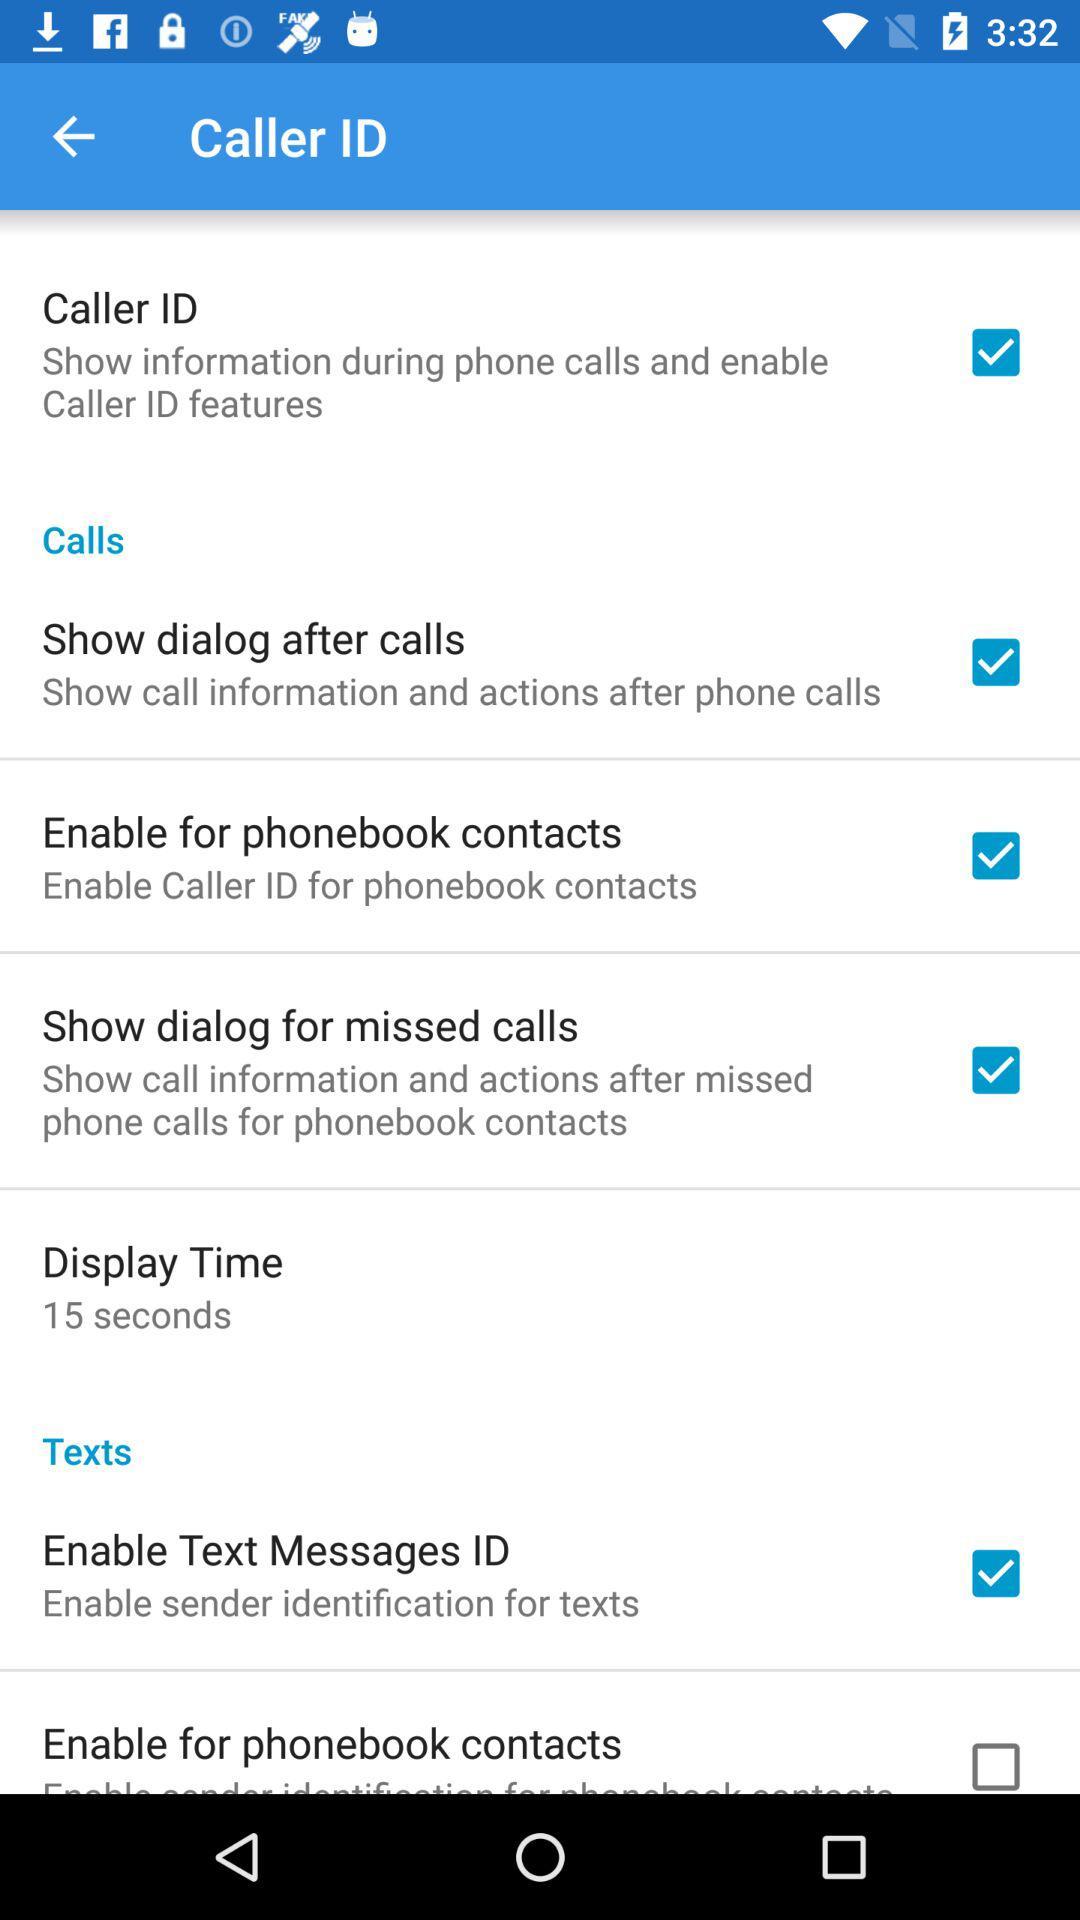  What do you see at coordinates (276, 1547) in the screenshot?
I see `enable text messages icon` at bounding box center [276, 1547].